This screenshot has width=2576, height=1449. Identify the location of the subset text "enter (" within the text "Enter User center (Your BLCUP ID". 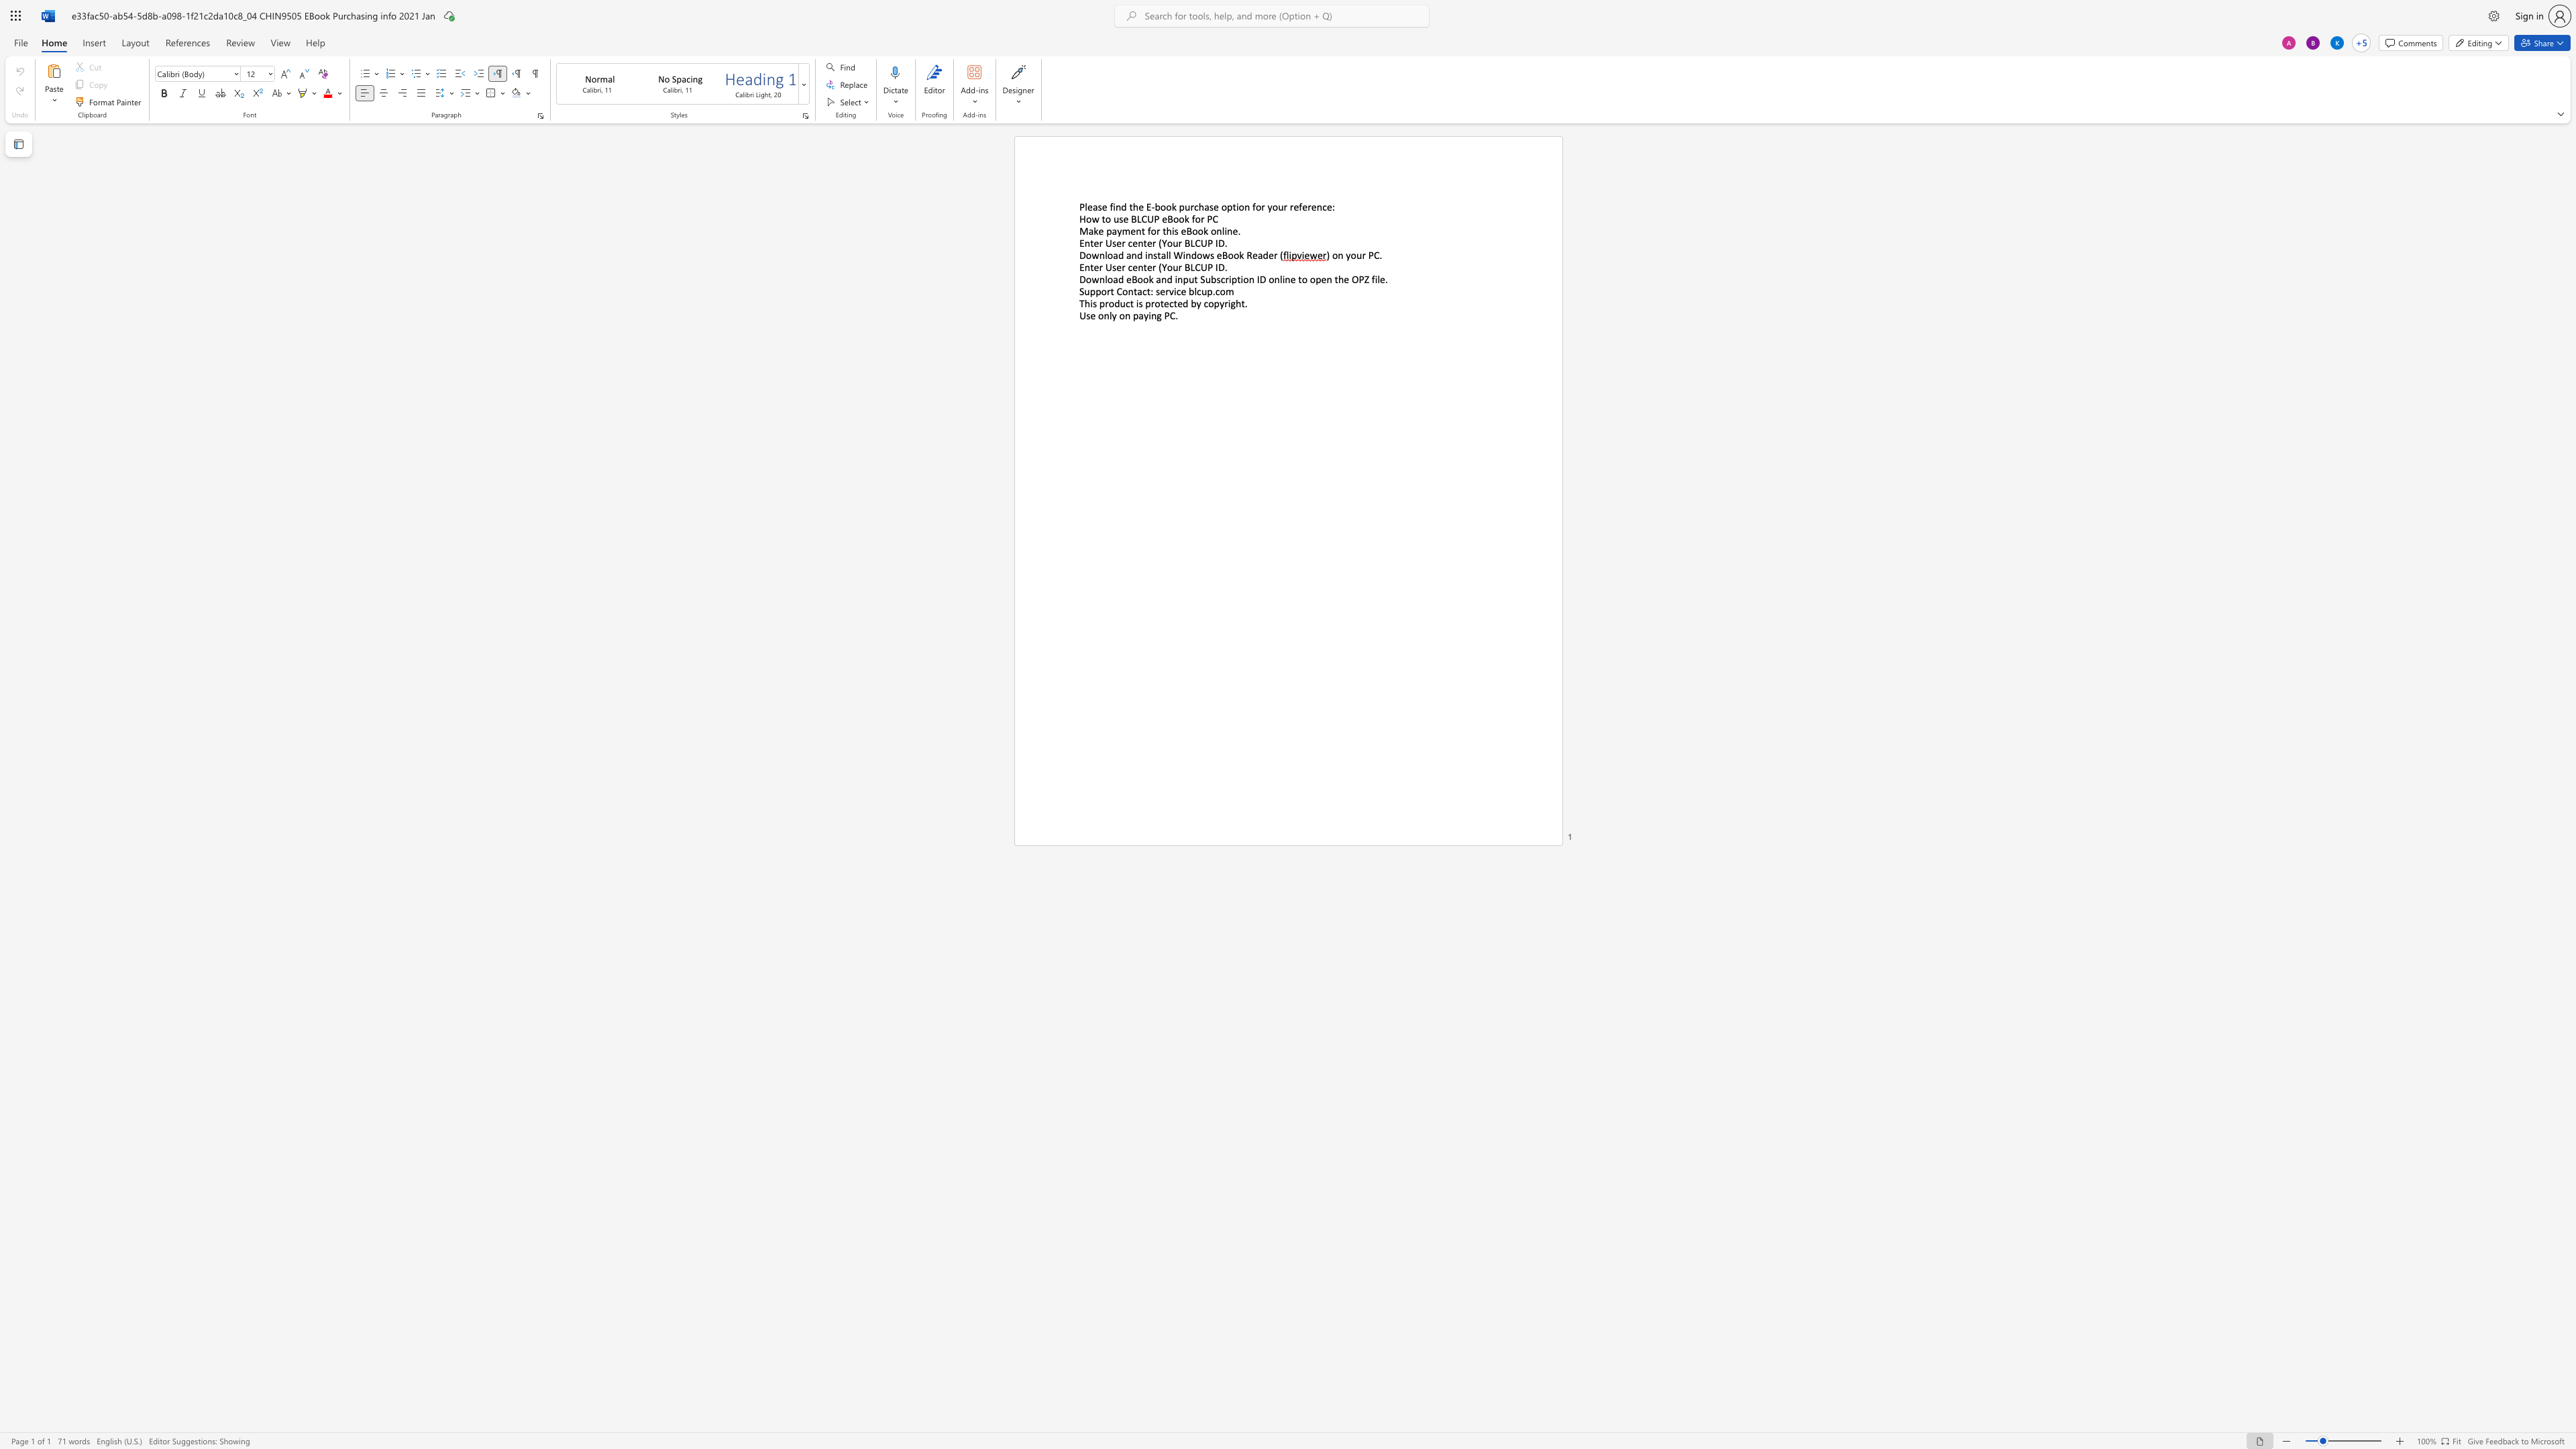
(1132, 267).